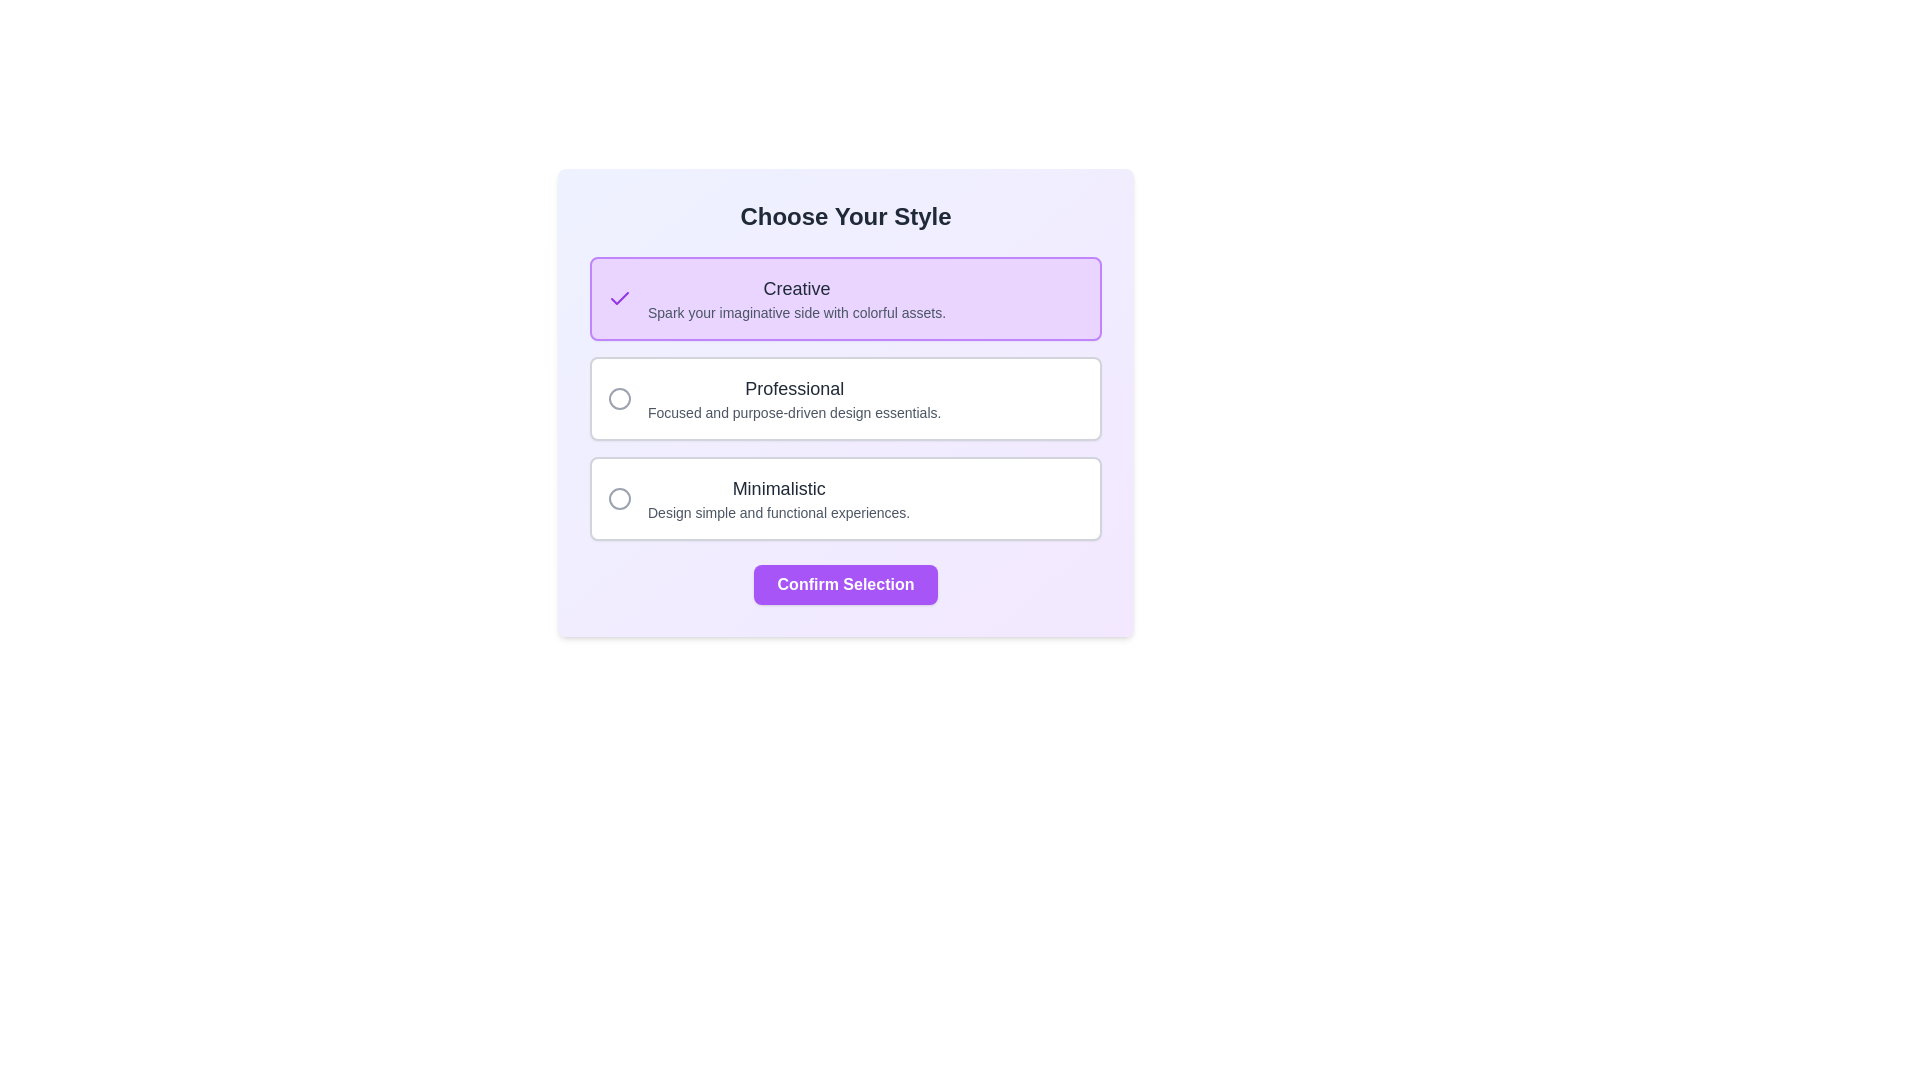  Describe the element at coordinates (618, 298) in the screenshot. I see `the Checkmark graphic indicating the selection status of the 'Creative' style option, located in the top-left quadrant of the option box` at that location.